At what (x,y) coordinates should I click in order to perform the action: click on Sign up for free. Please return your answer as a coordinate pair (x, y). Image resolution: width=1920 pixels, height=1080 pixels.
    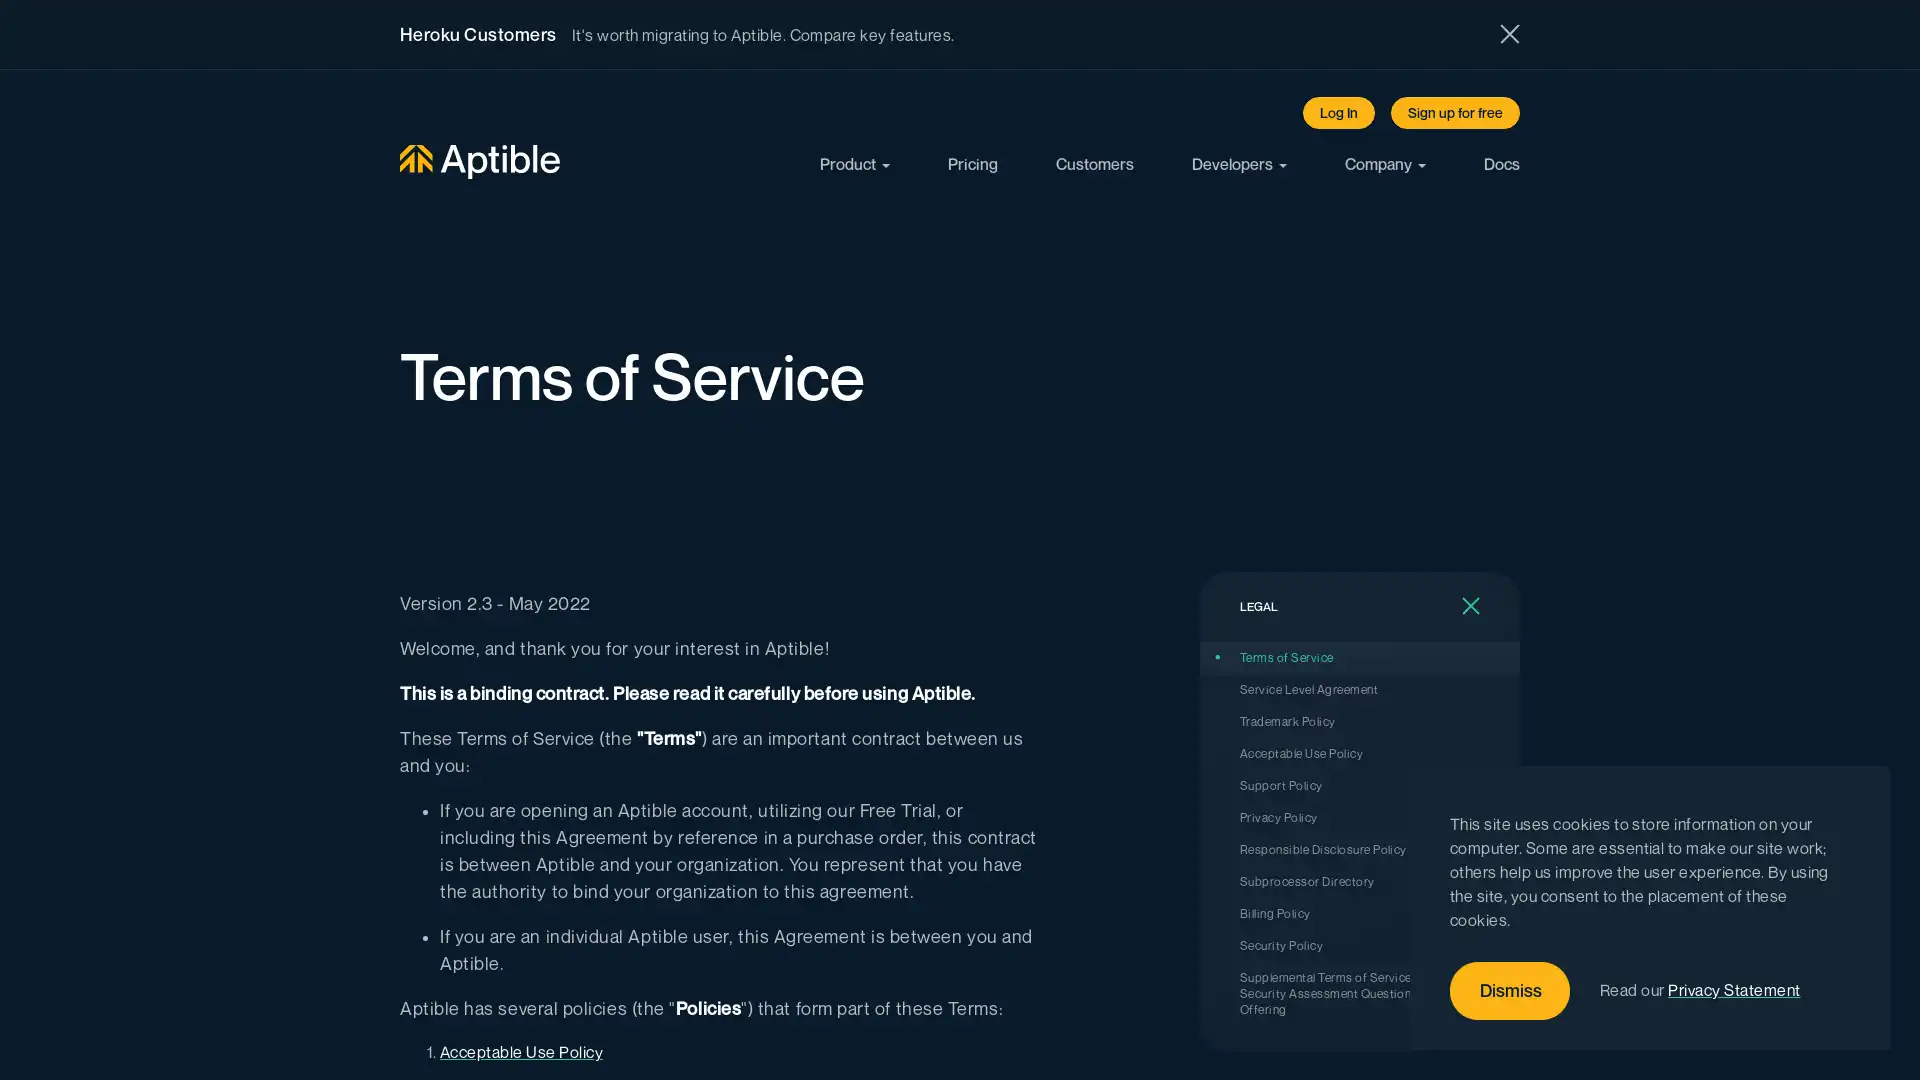
    Looking at the image, I should click on (1455, 112).